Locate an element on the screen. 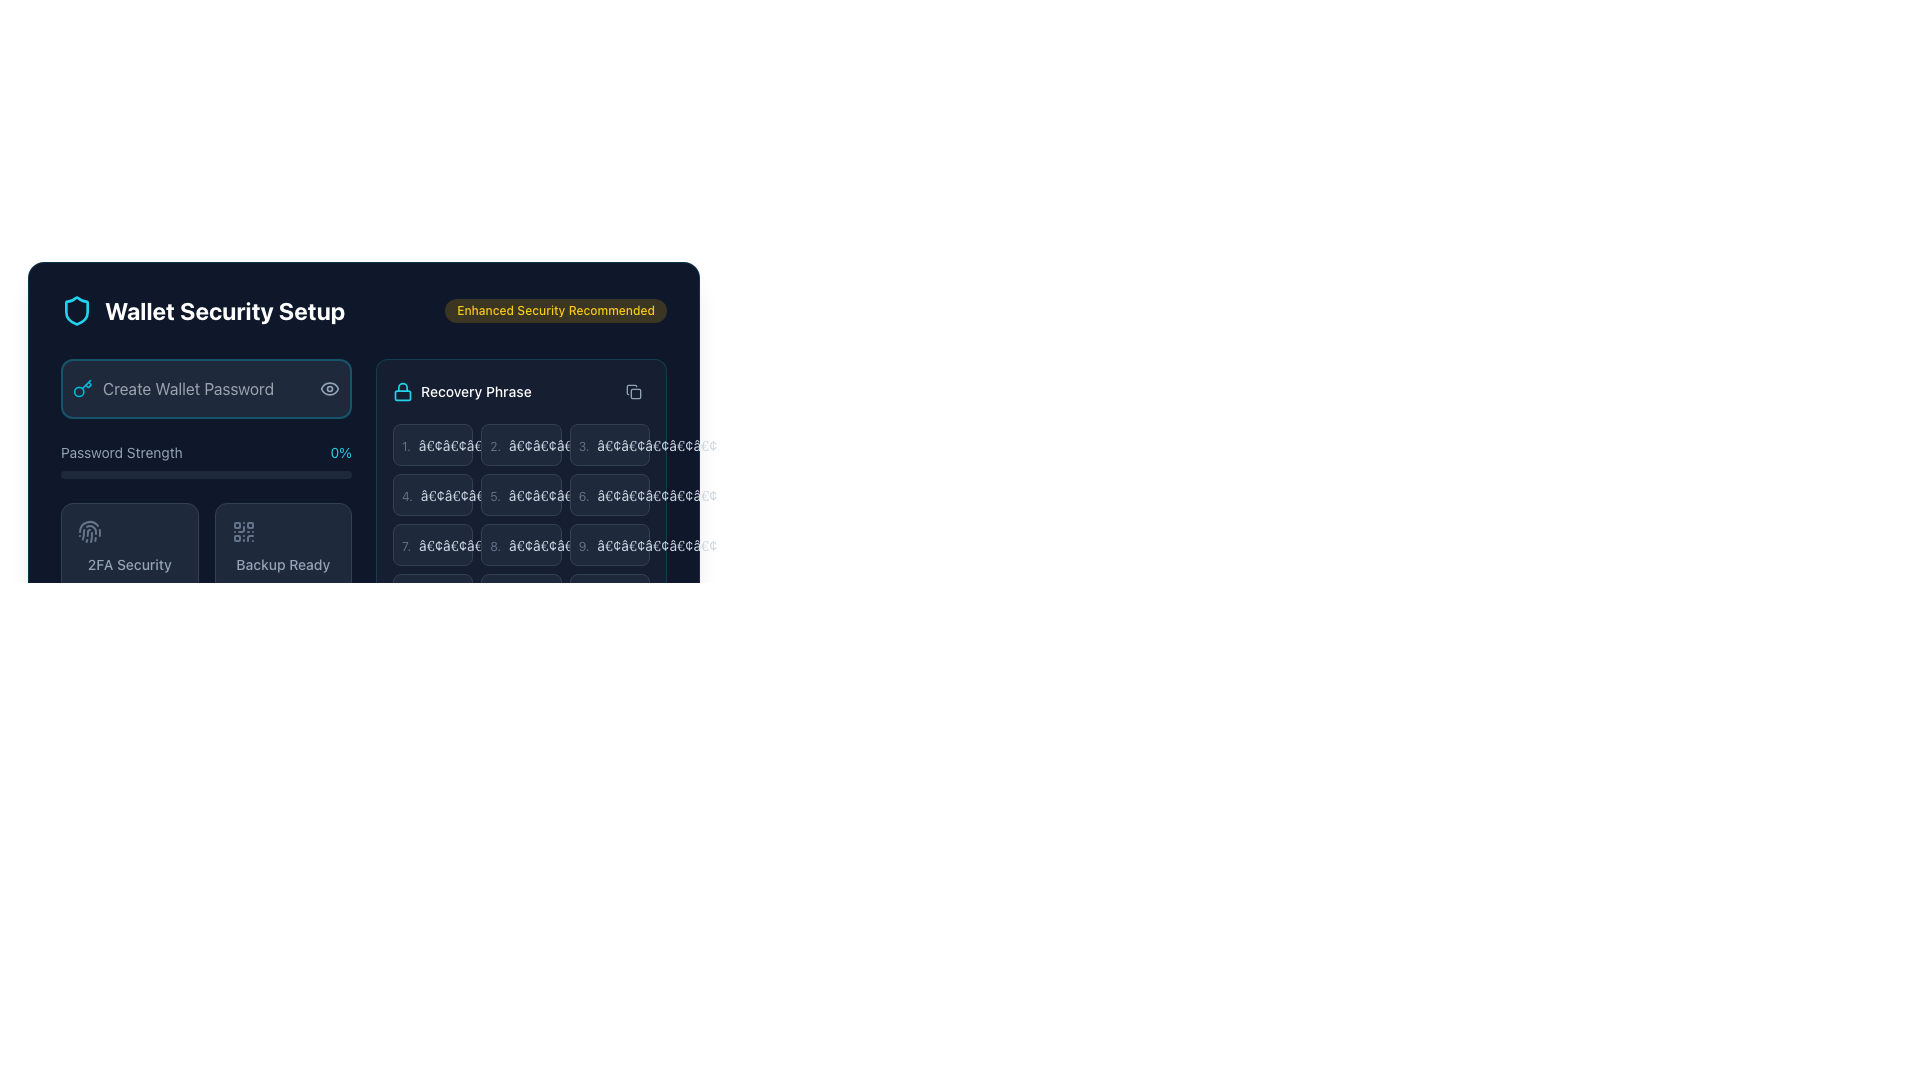 This screenshot has height=1080, width=1920. text display element that obscures or encrypts content, located to the right of the number '4.' in the 'Recovery Phrase' section is located at coordinates (480, 495).